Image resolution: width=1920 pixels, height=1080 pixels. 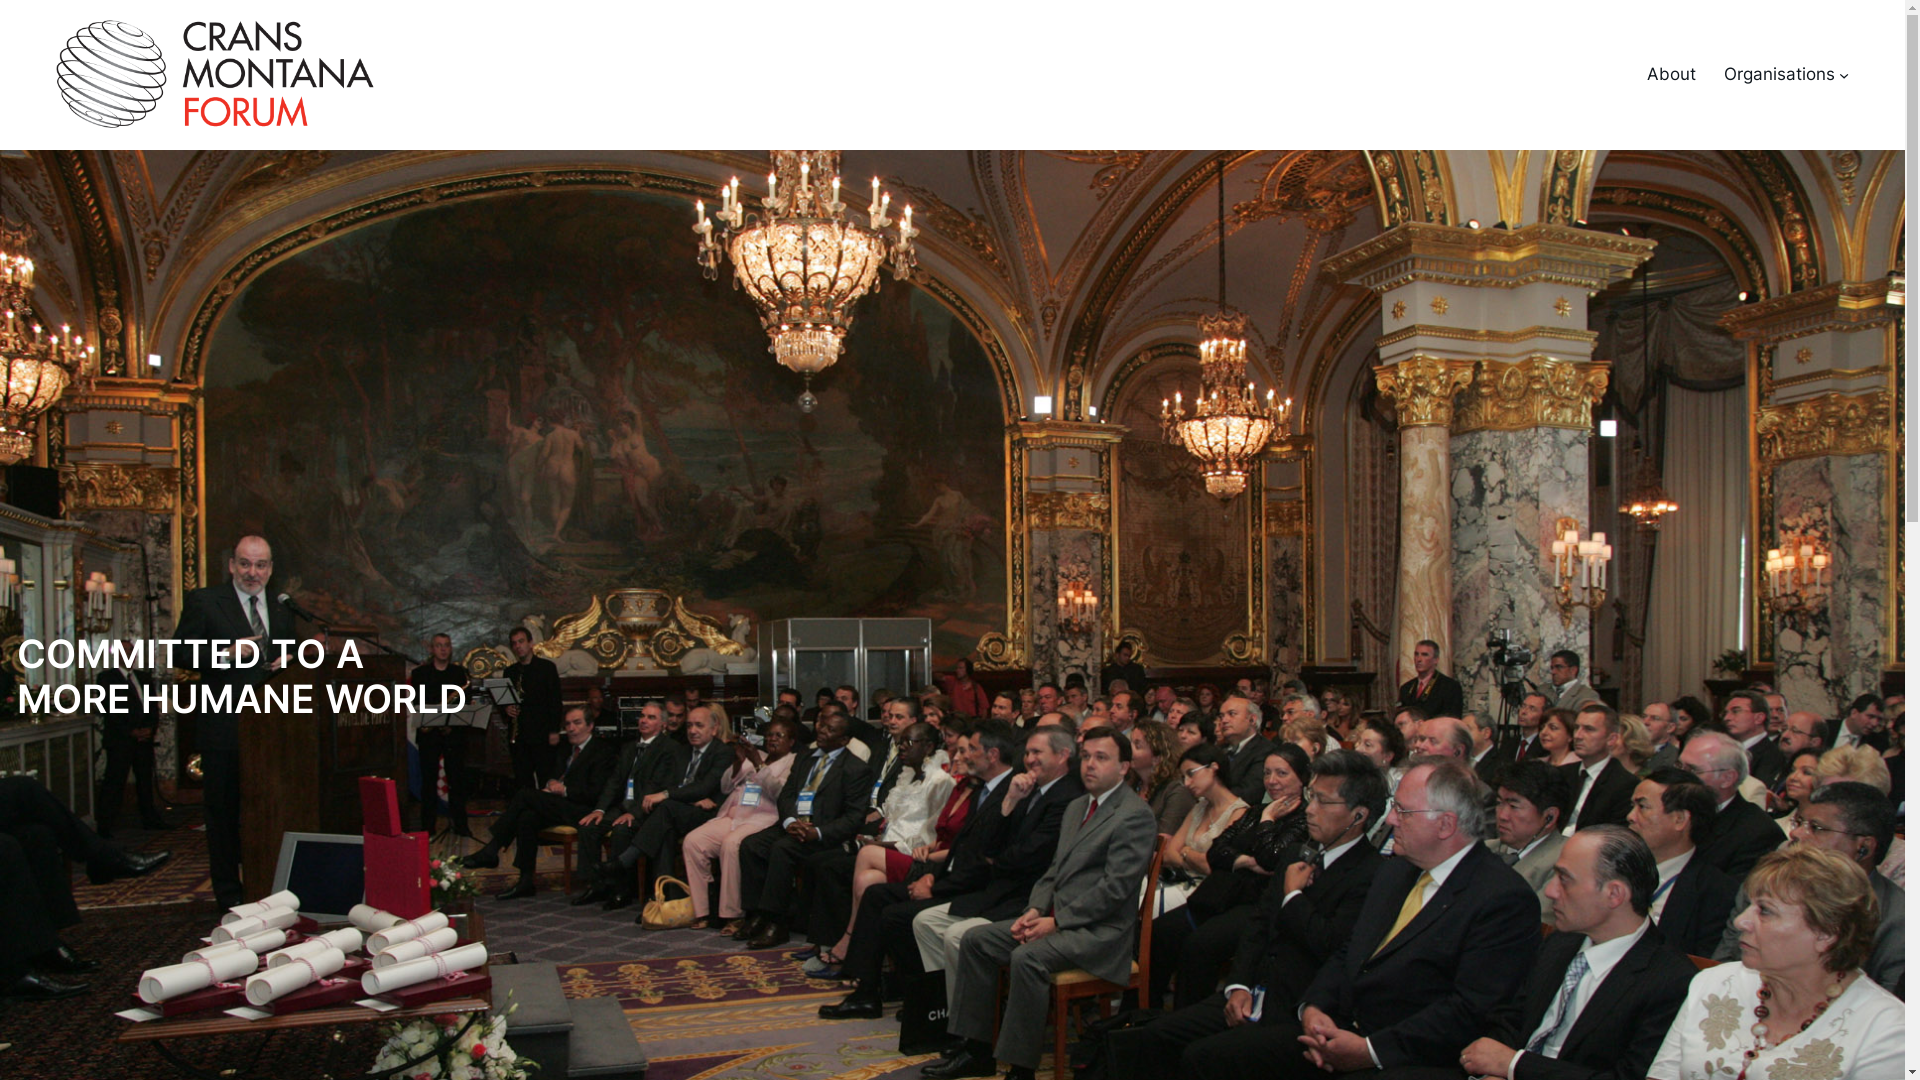 What do you see at coordinates (1671, 73) in the screenshot?
I see `'About'` at bounding box center [1671, 73].